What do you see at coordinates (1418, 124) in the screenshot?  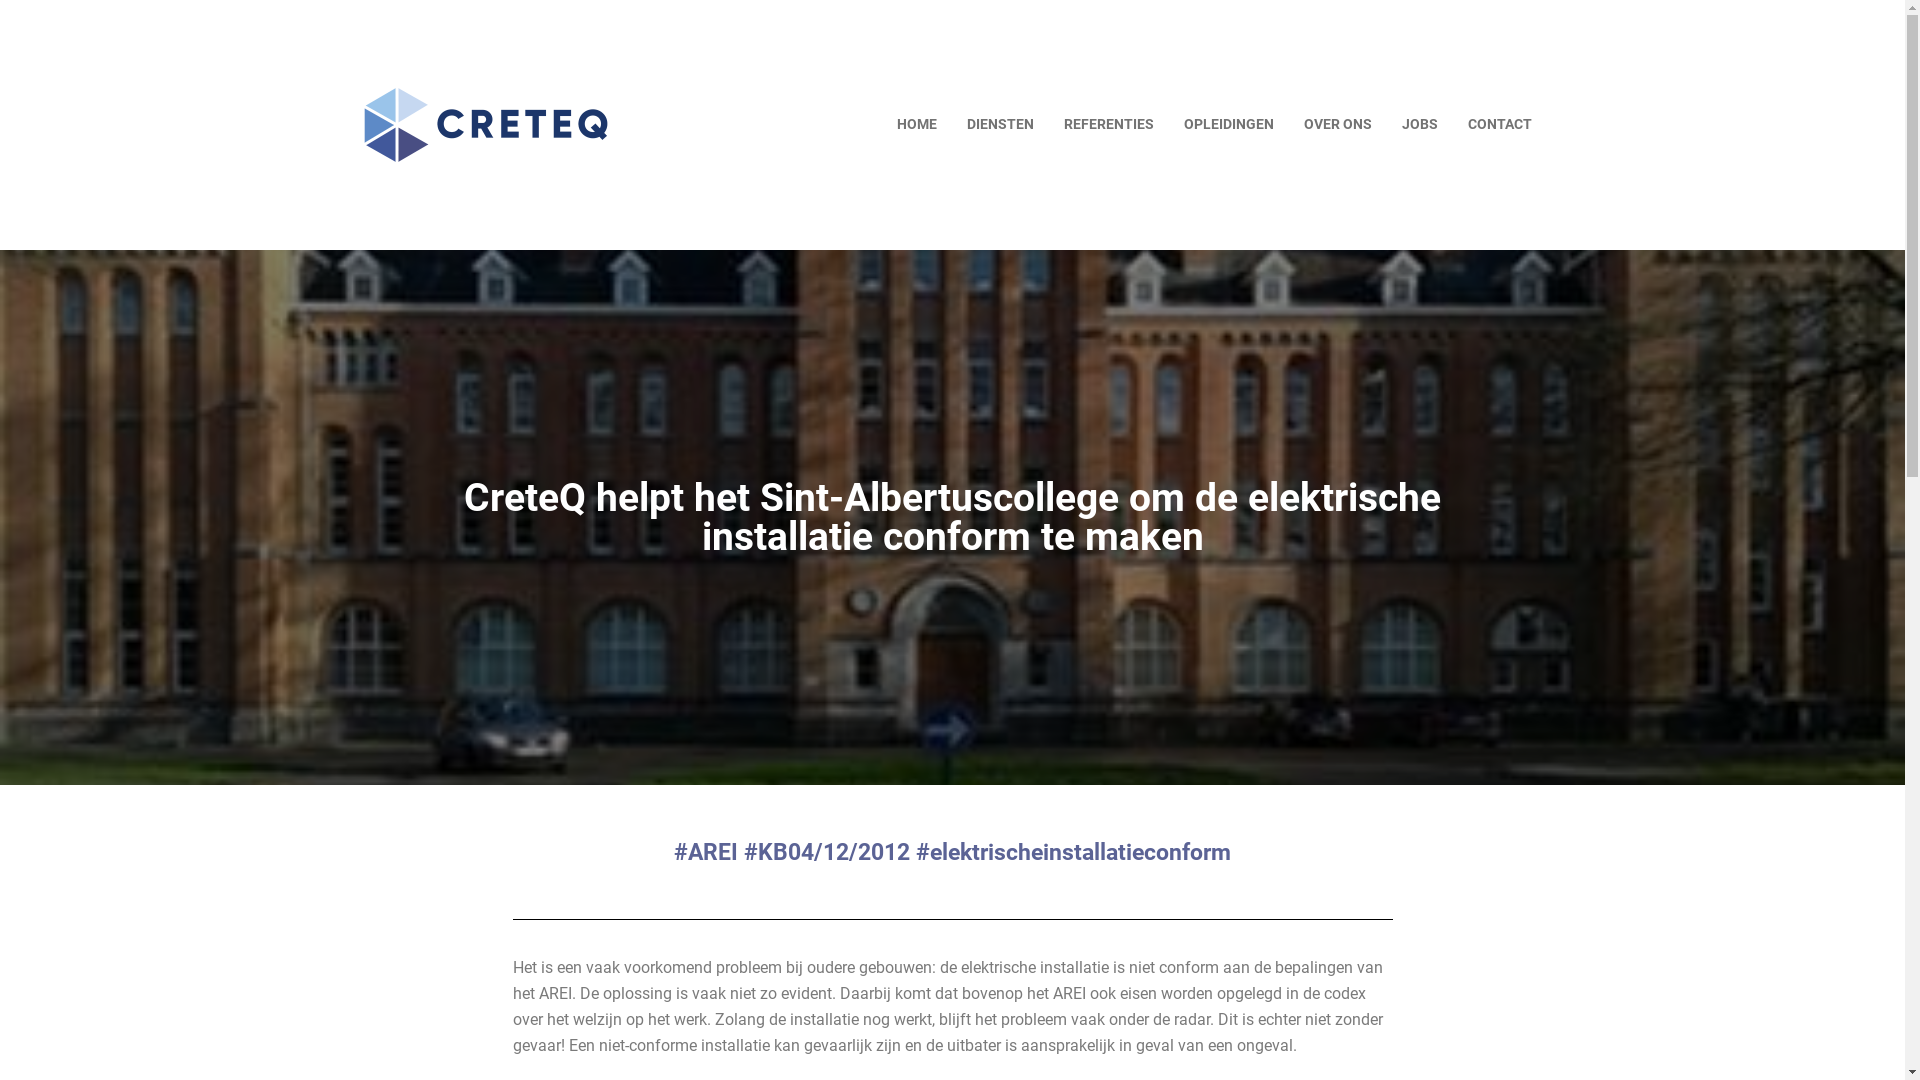 I see `'JOBS'` at bounding box center [1418, 124].